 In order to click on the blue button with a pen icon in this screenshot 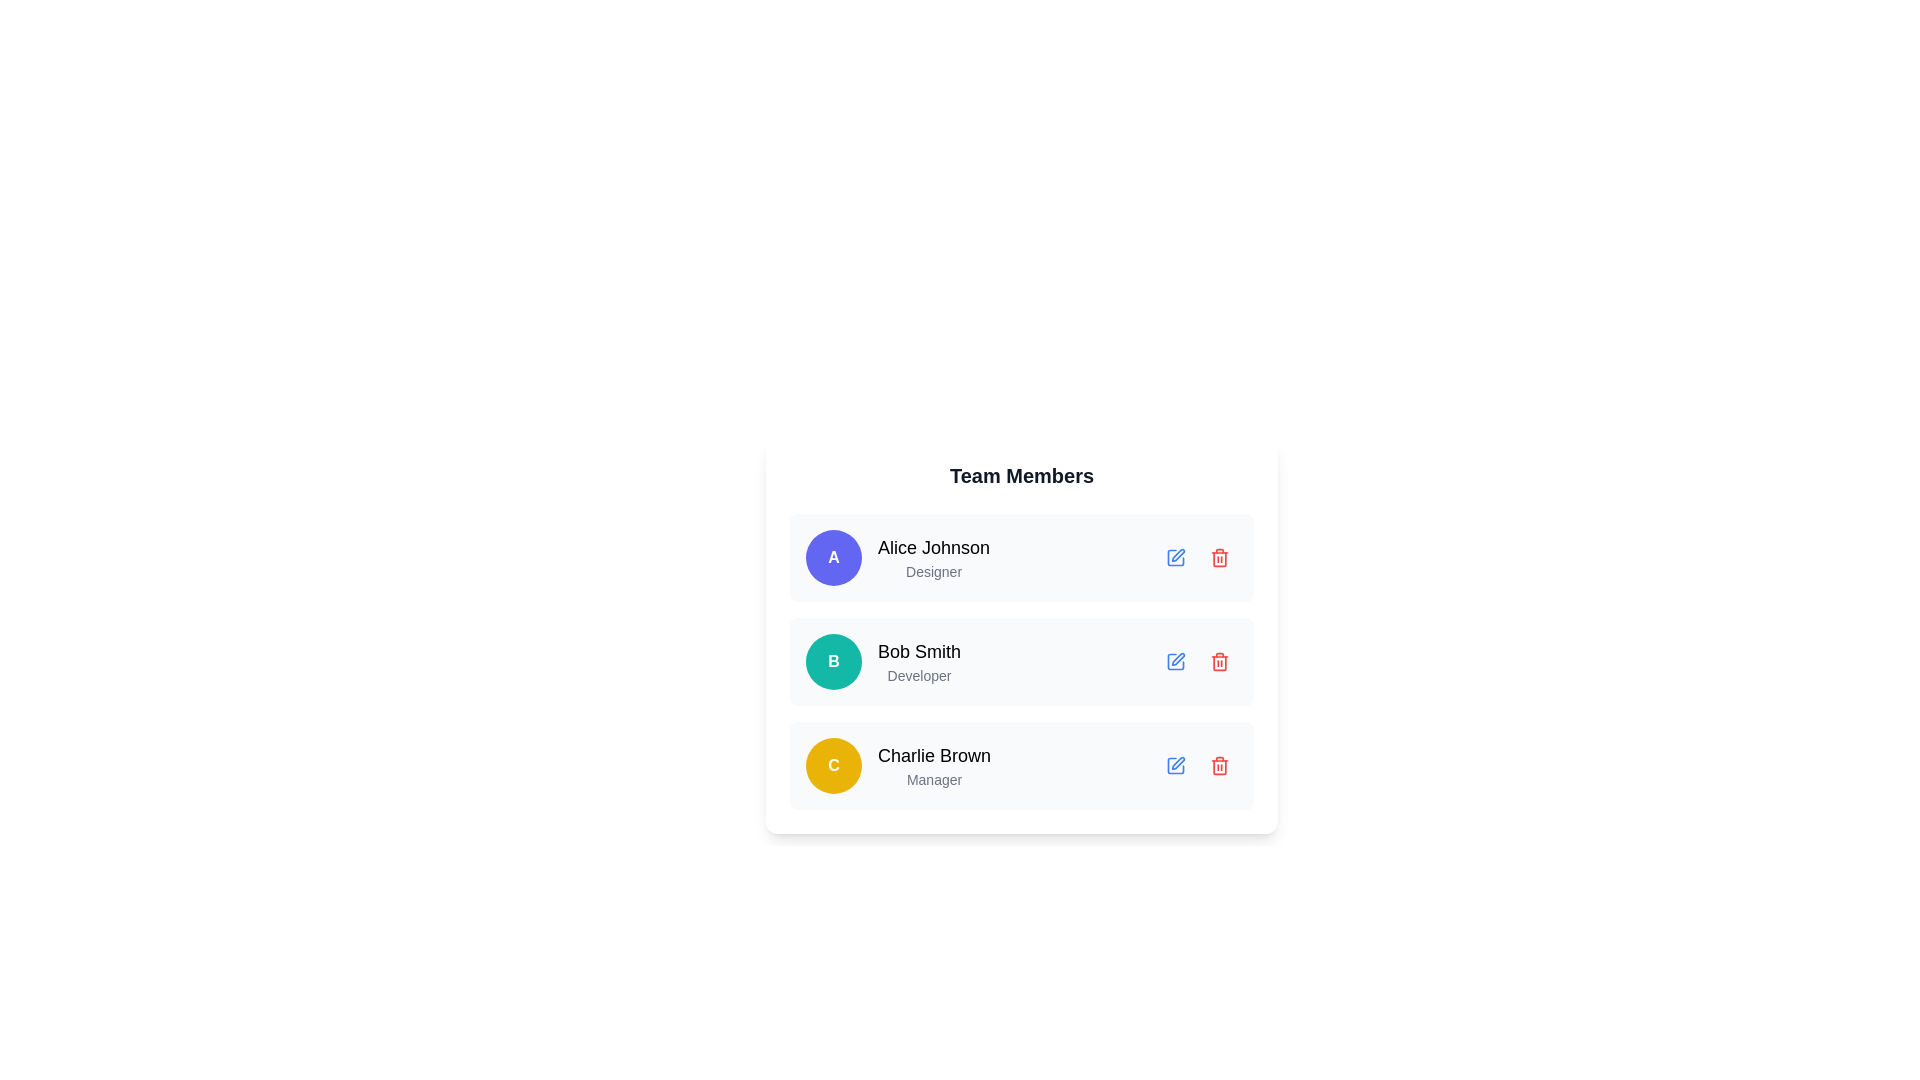, I will do `click(1176, 765)`.